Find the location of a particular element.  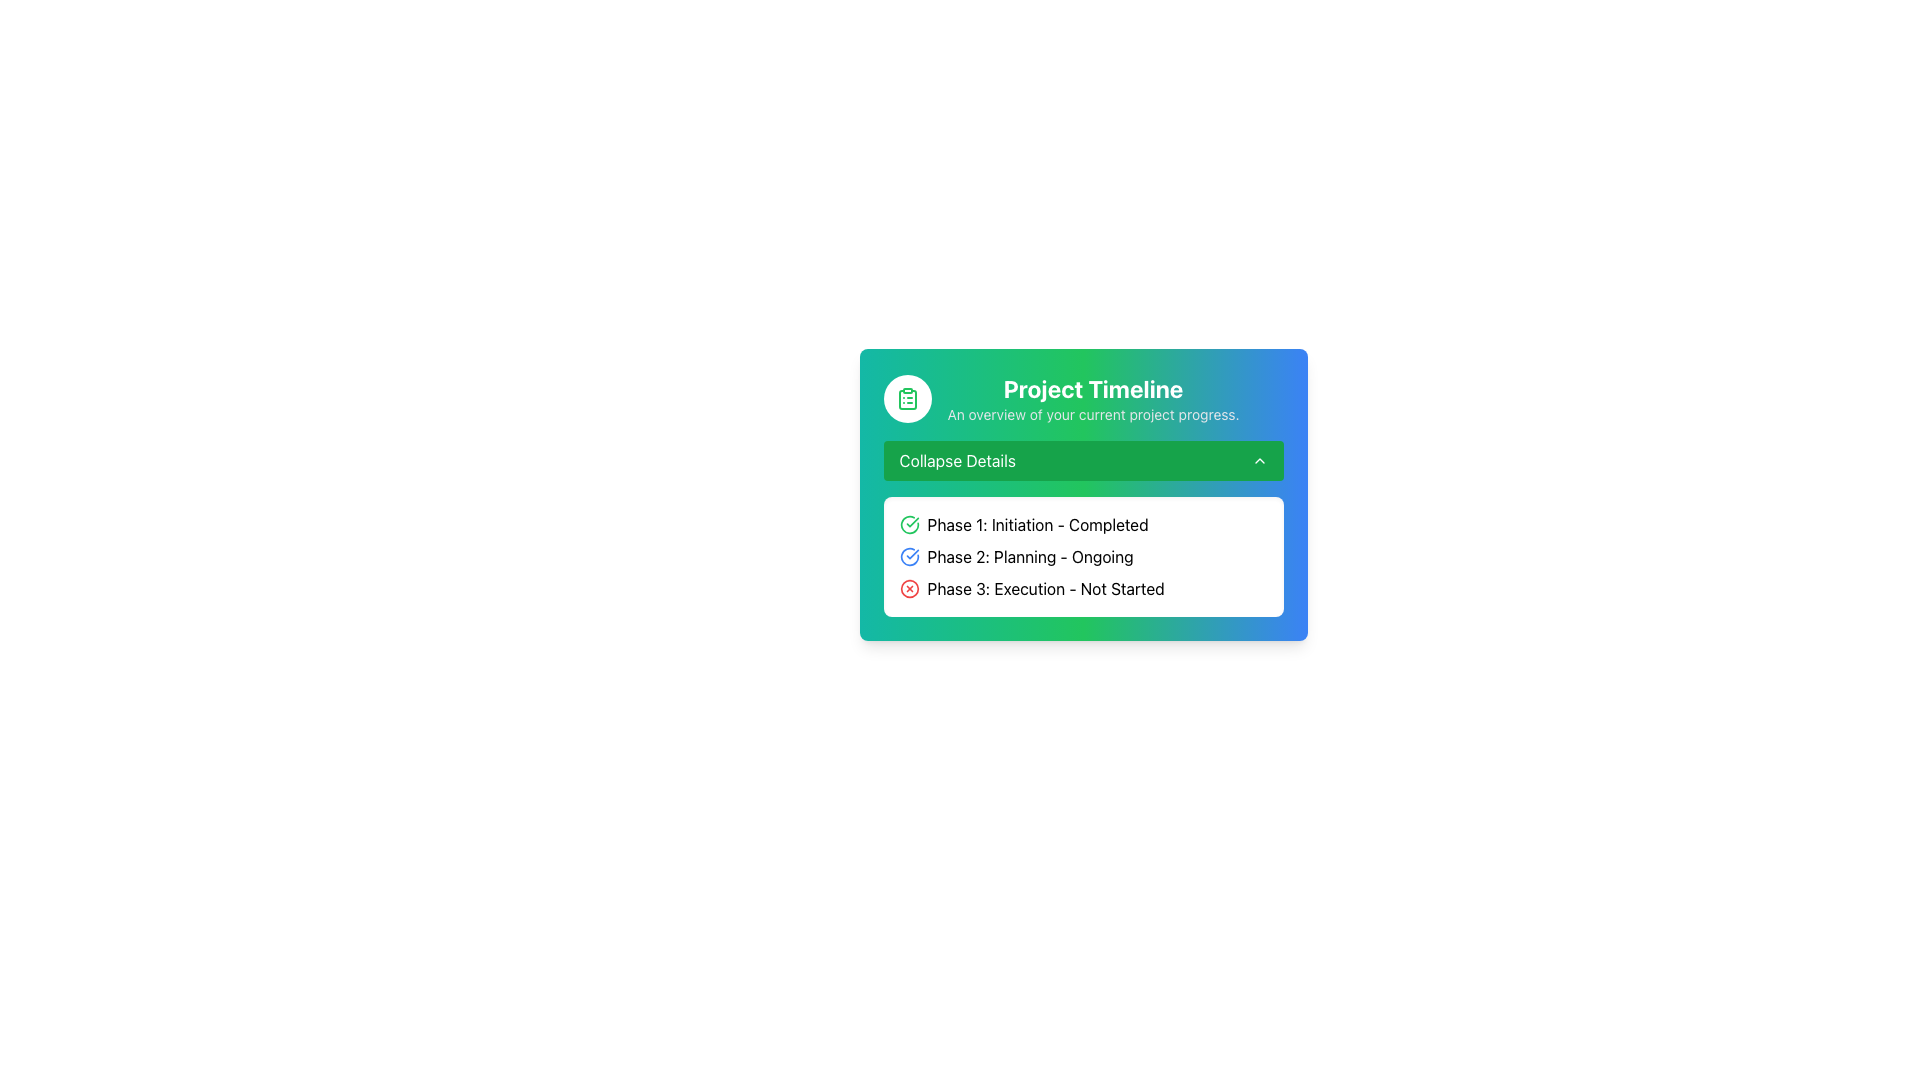

the main content block that provides an overview of project completion progress and pending tasks, located centrally beneath the title and 'Collapse Details' button is located at coordinates (1082, 494).